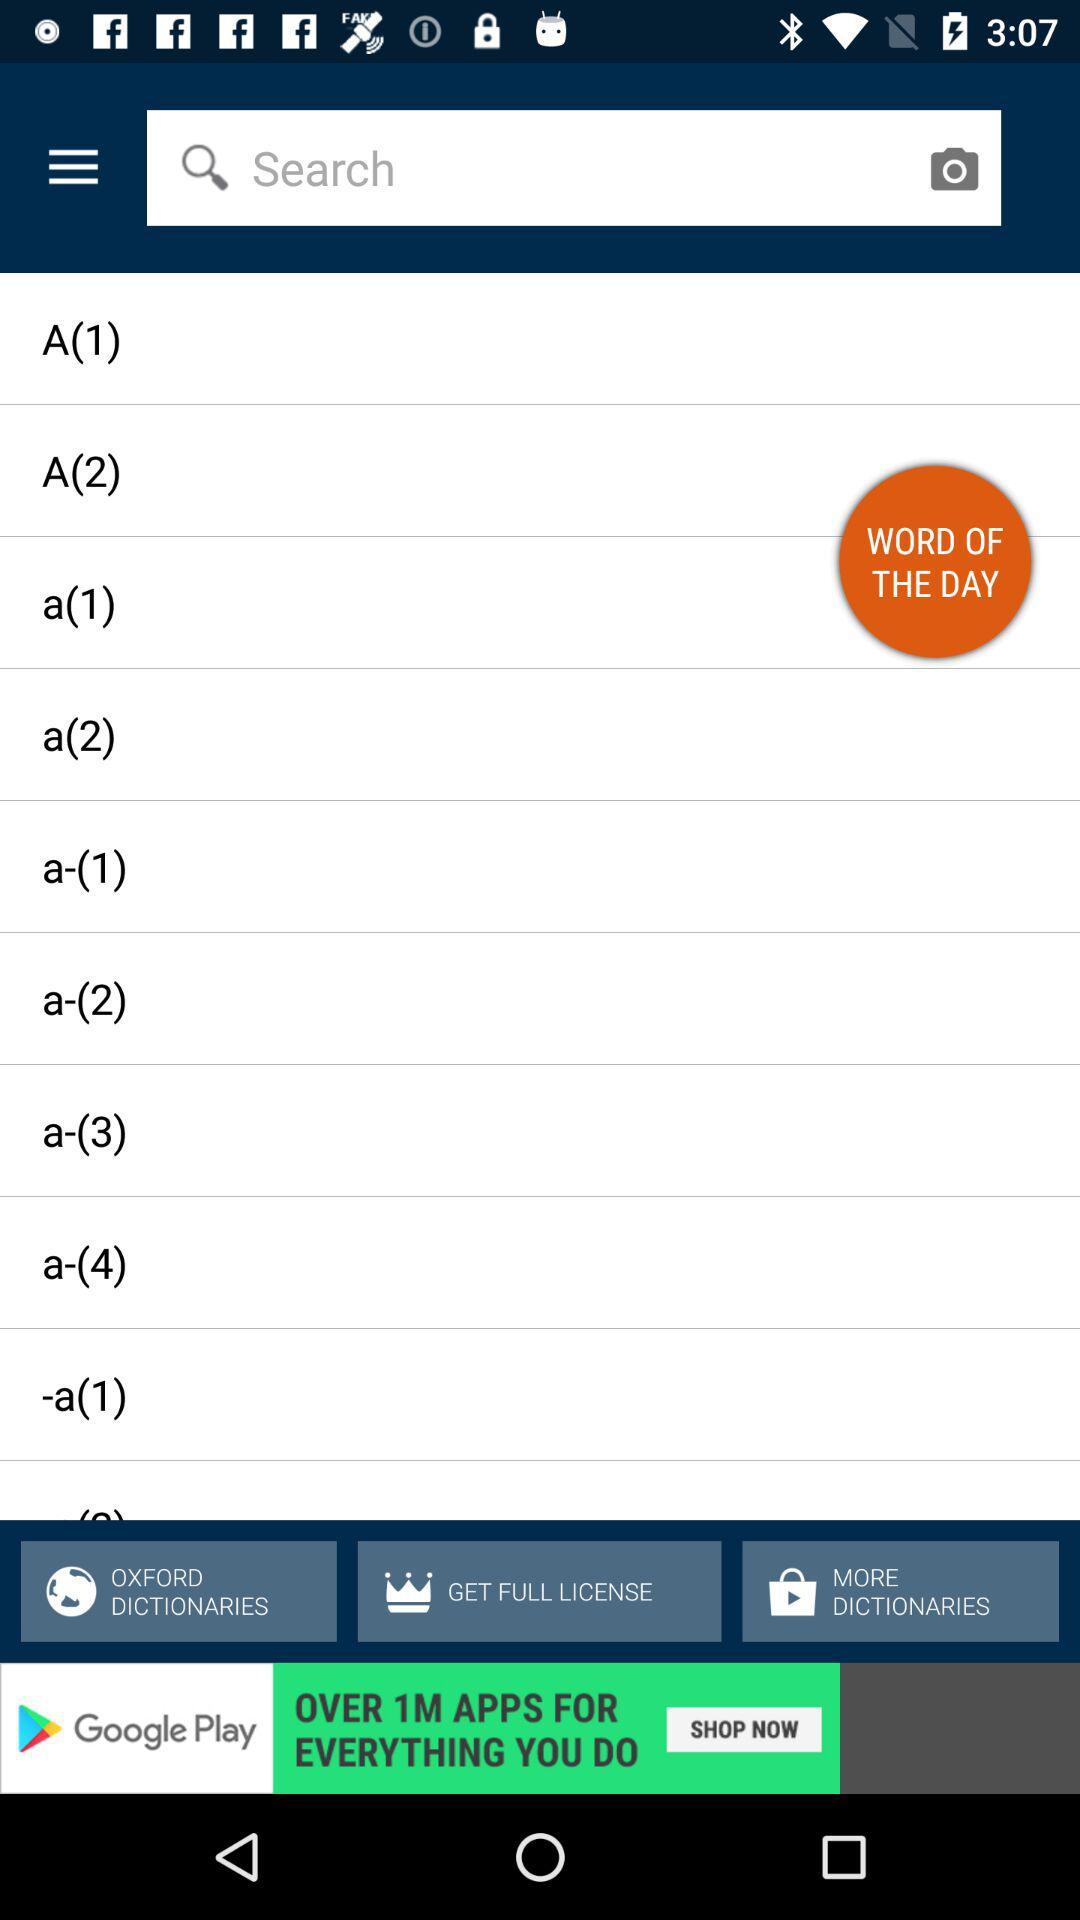  I want to click on orange color button on web page, so click(934, 560).